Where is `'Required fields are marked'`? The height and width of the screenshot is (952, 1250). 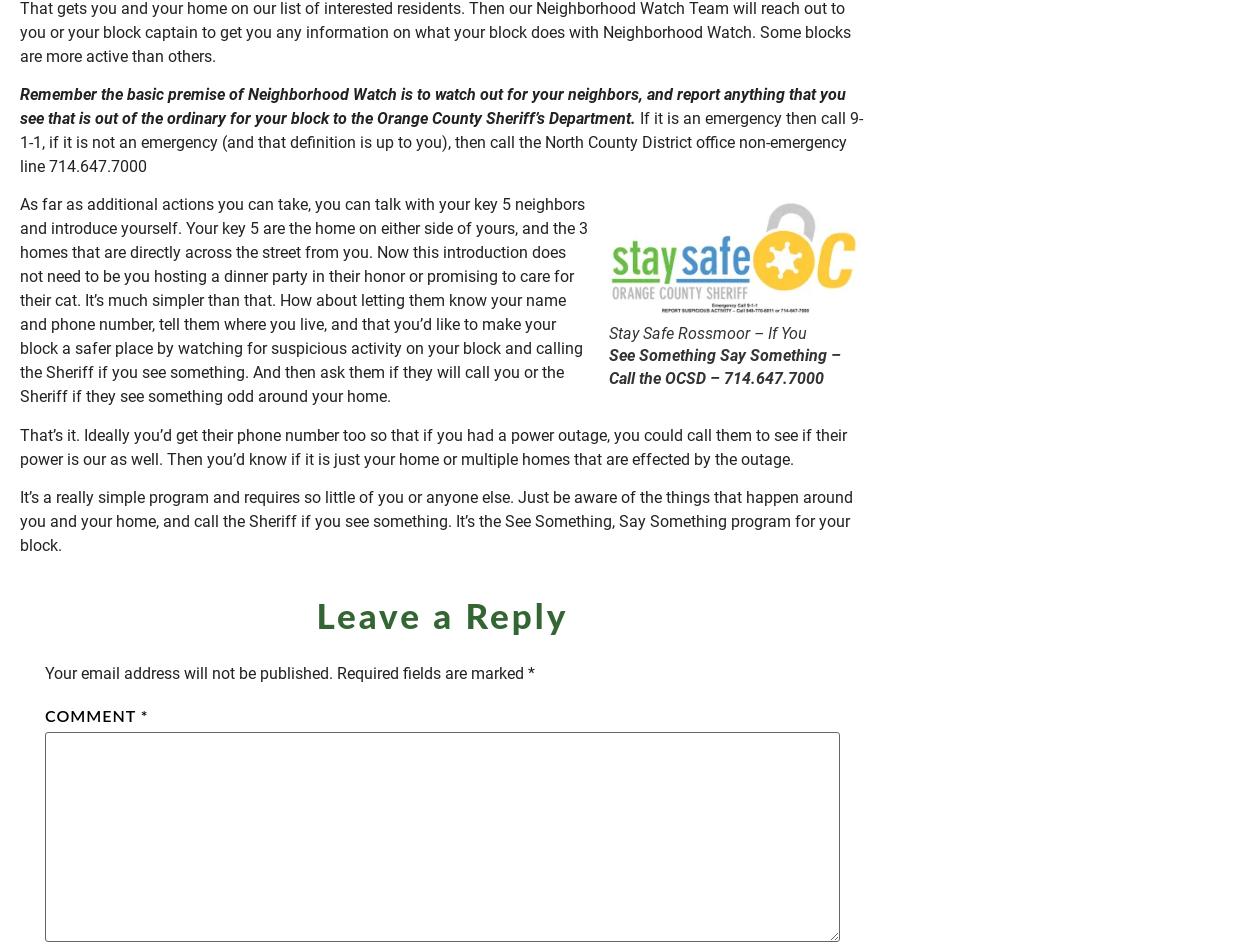 'Required fields are marked' is located at coordinates (432, 672).